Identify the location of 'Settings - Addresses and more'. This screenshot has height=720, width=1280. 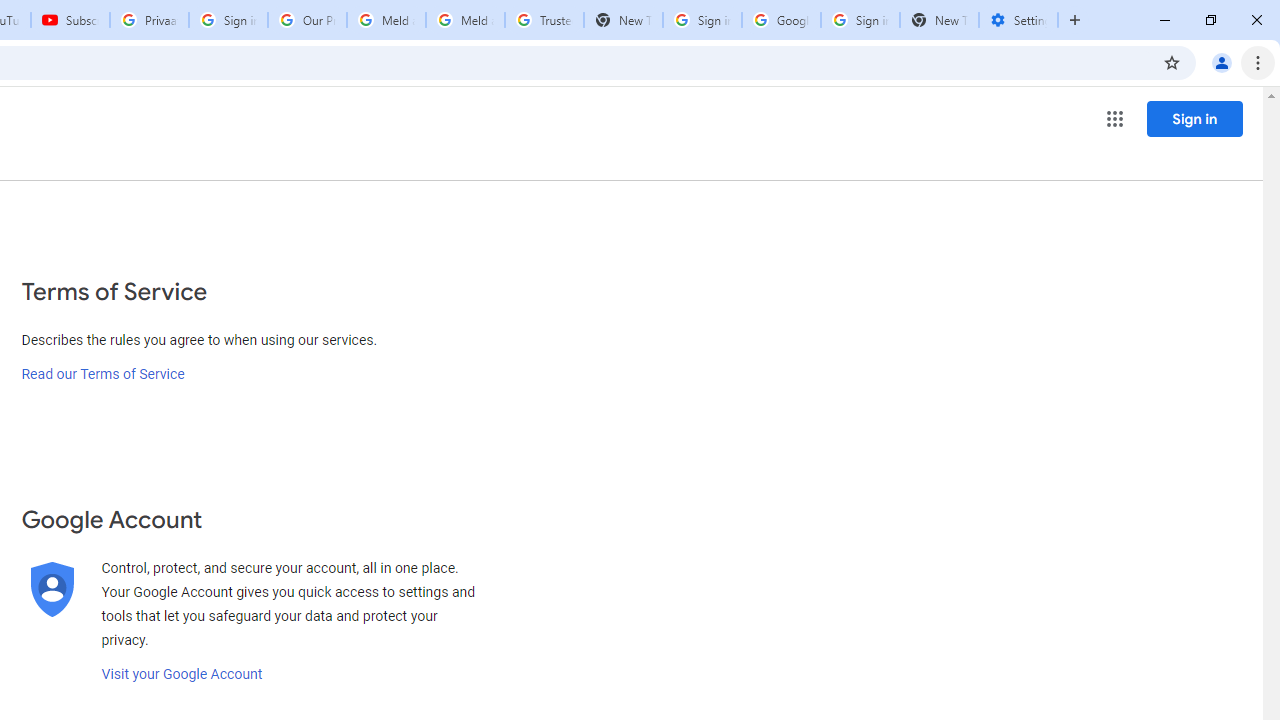
(1018, 20).